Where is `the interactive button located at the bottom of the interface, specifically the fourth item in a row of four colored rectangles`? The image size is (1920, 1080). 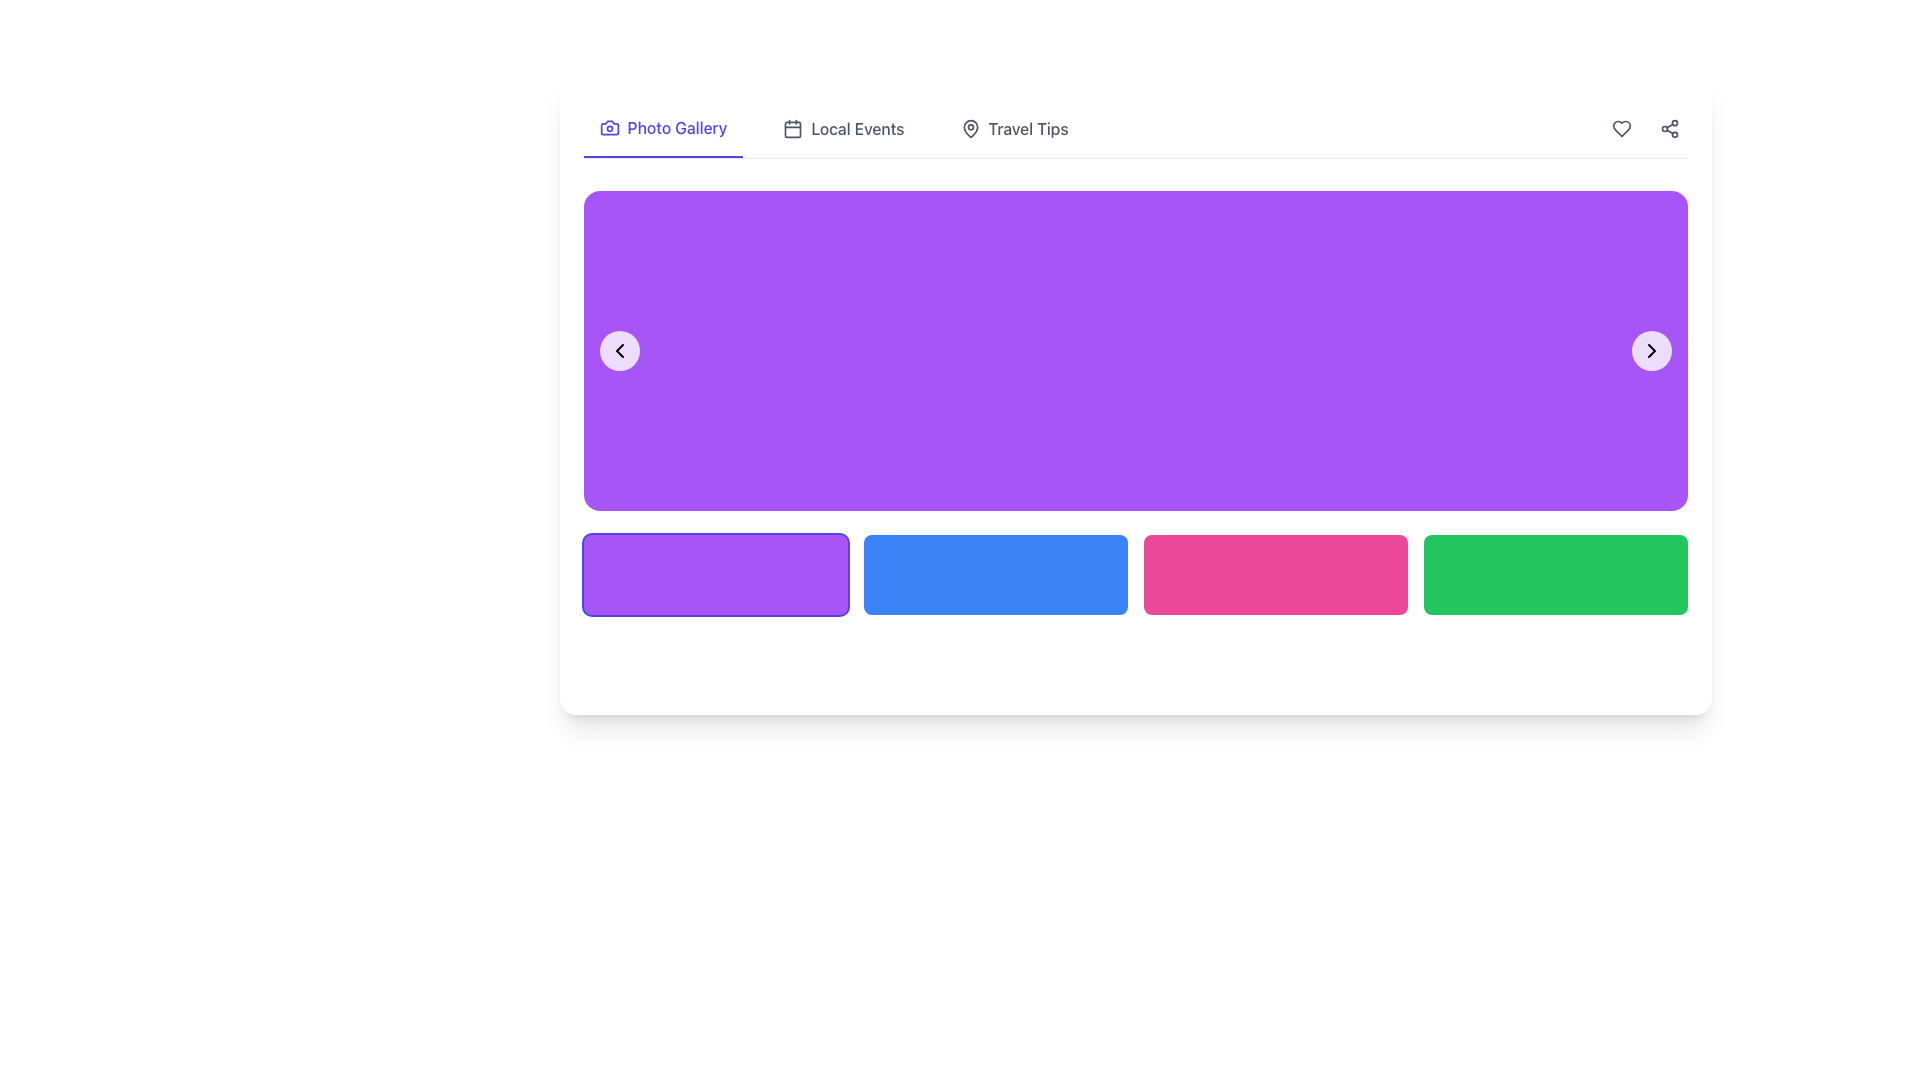 the interactive button located at the bottom of the interface, specifically the fourth item in a row of four colored rectangles is located at coordinates (1554, 574).